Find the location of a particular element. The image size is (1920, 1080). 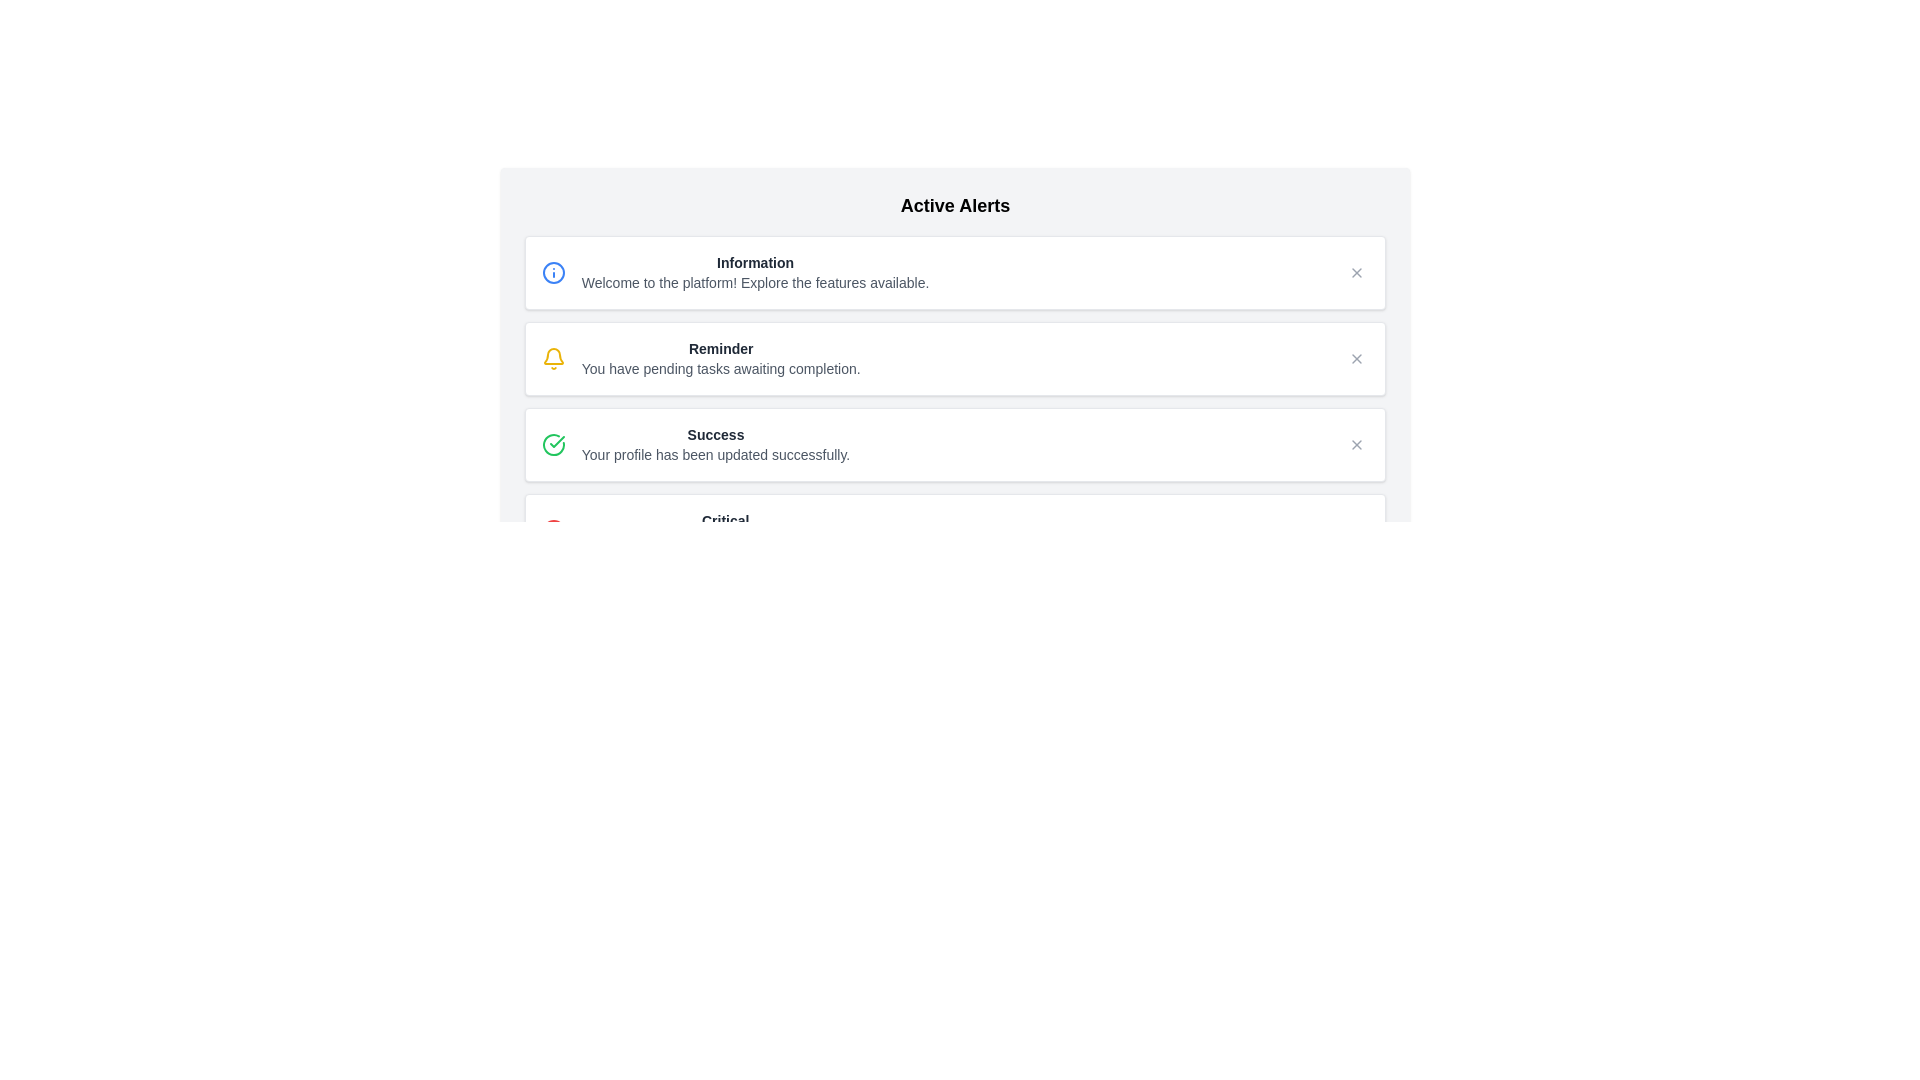

the static text element displaying the message 'Welcome to the platform! Explore the features available.' which is located beneath the heading 'Information' is located at coordinates (754, 282).